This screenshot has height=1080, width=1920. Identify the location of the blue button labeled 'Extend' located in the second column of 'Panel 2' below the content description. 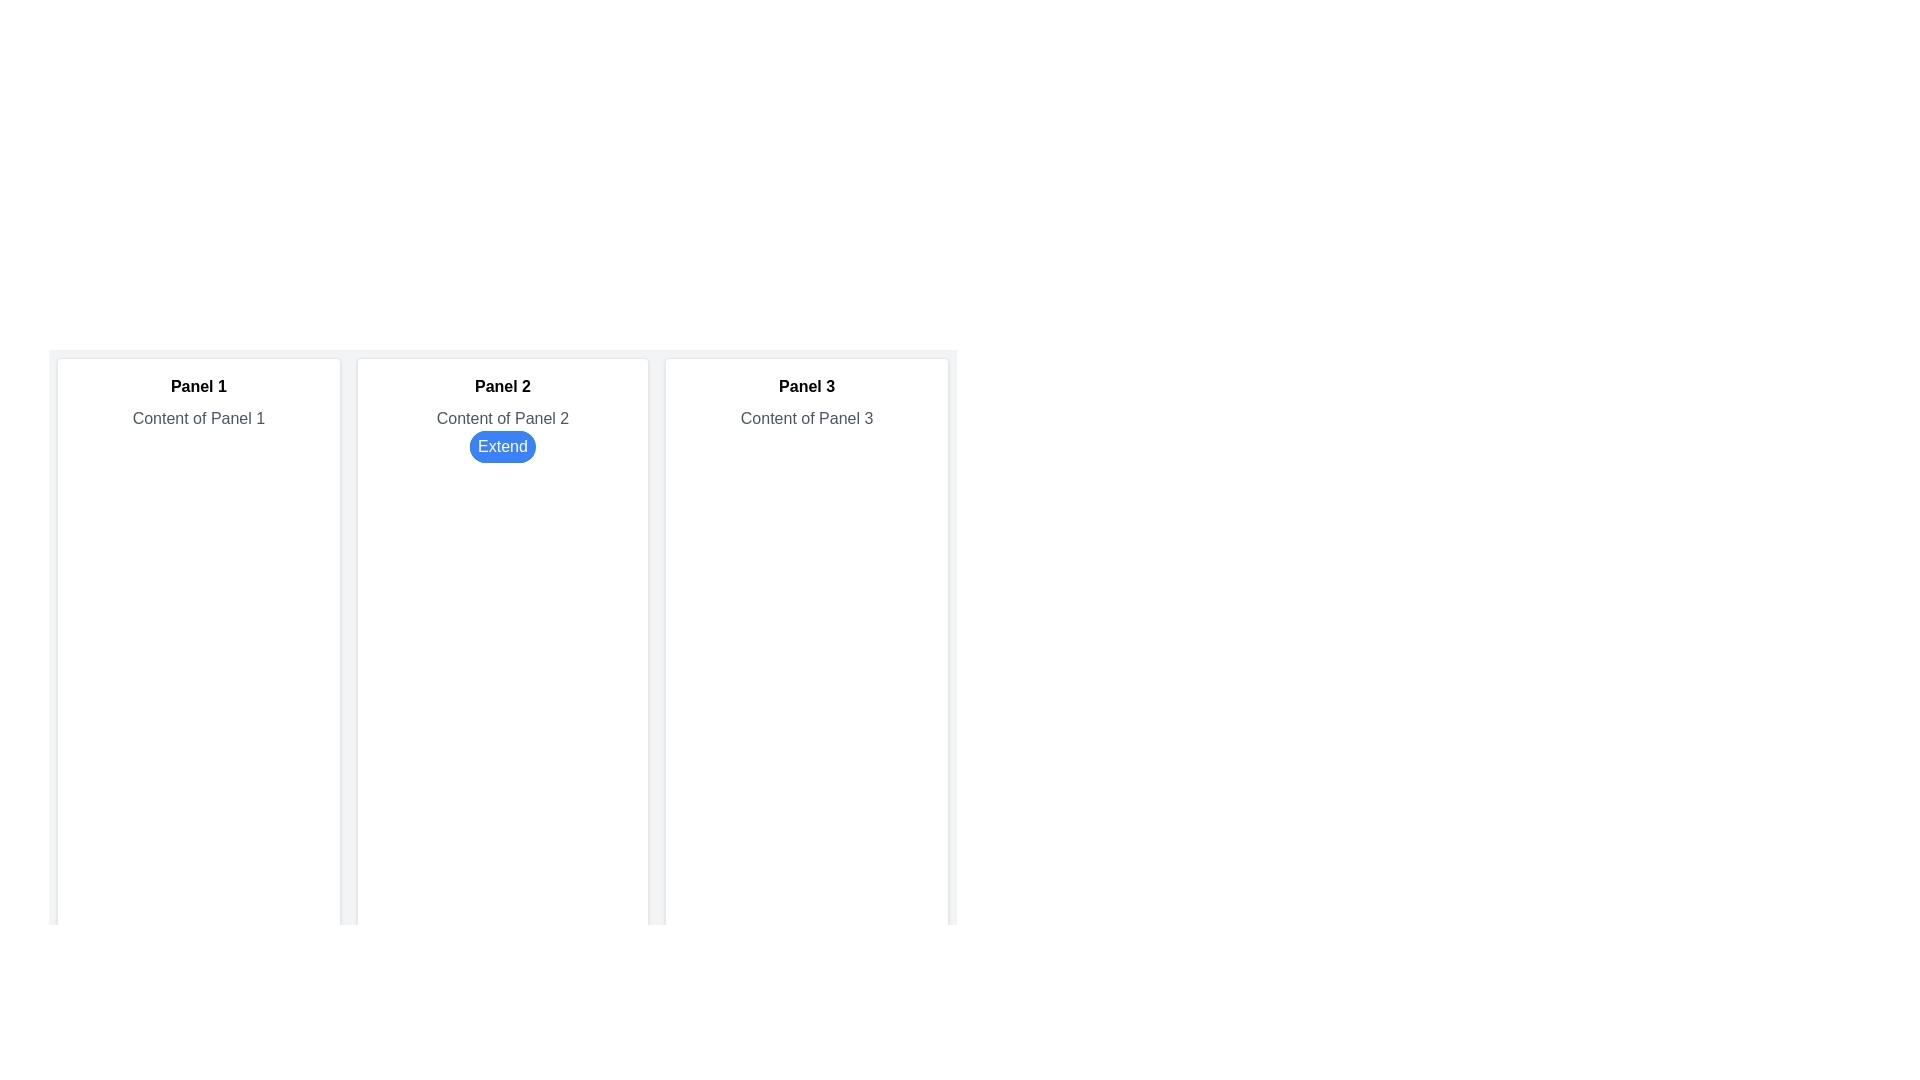
(503, 446).